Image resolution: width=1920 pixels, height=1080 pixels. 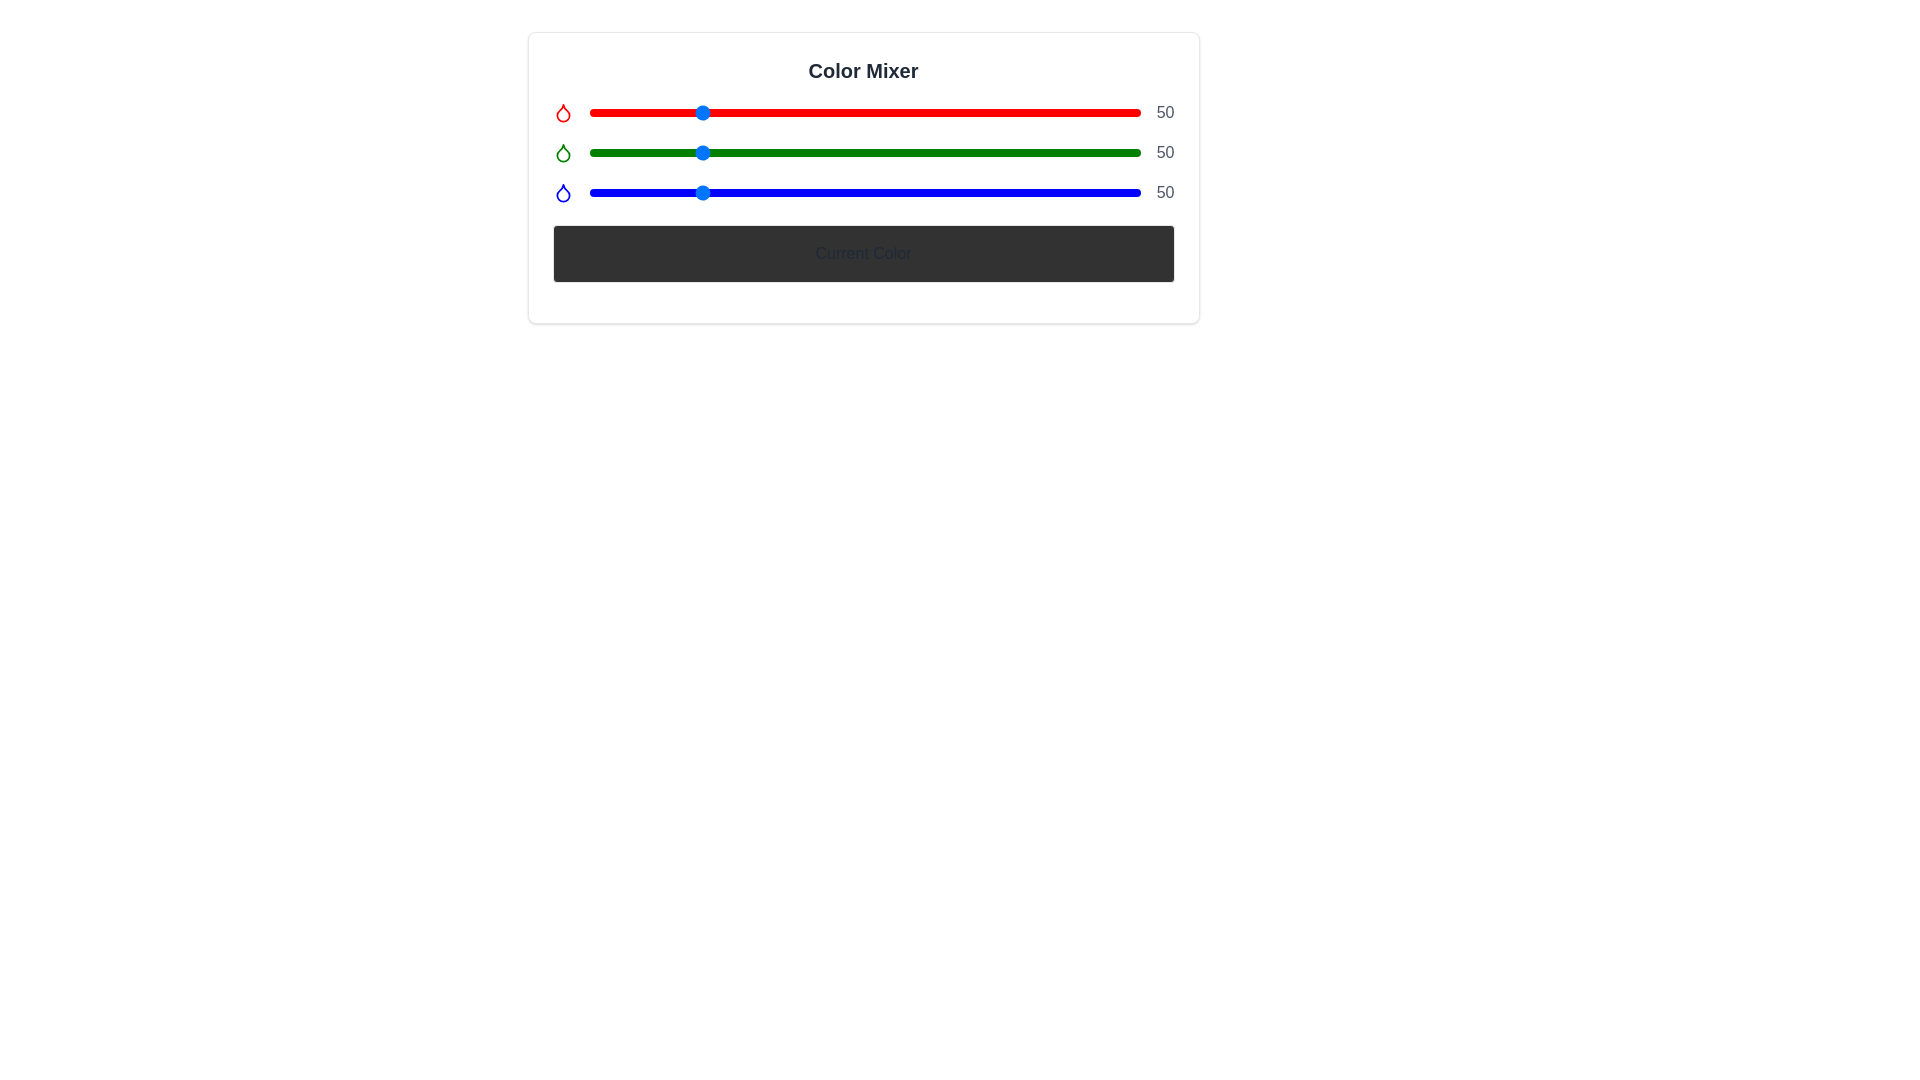 What do you see at coordinates (880, 152) in the screenshot?
I see `the green color slider to 135` at bounding box center [880, 152].